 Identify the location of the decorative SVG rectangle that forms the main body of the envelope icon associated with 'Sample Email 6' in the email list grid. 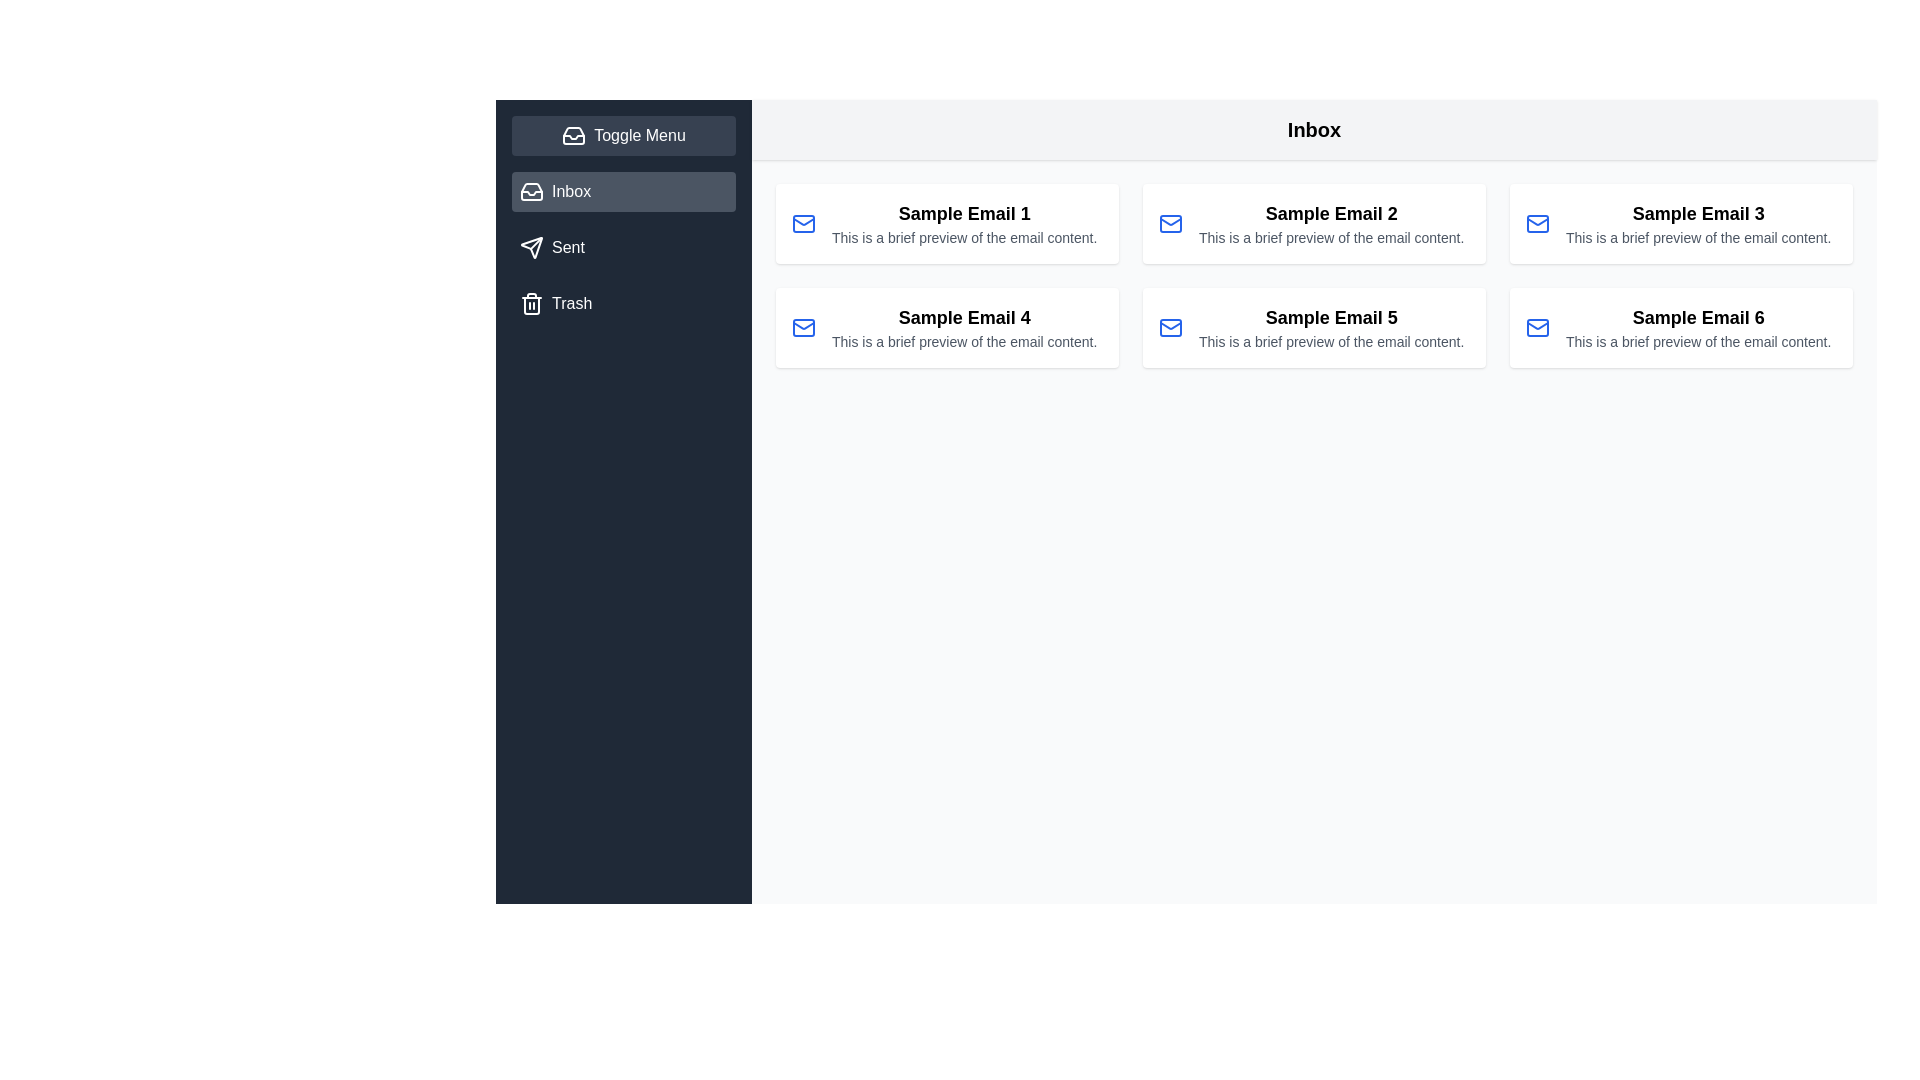
(1536, 326).